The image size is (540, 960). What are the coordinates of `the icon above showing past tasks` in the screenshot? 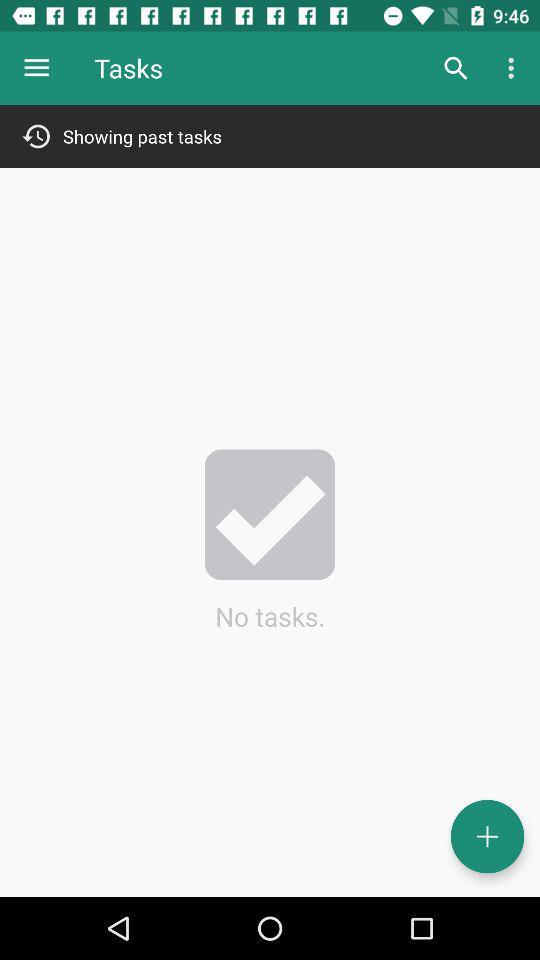 It's located at (36, 68).